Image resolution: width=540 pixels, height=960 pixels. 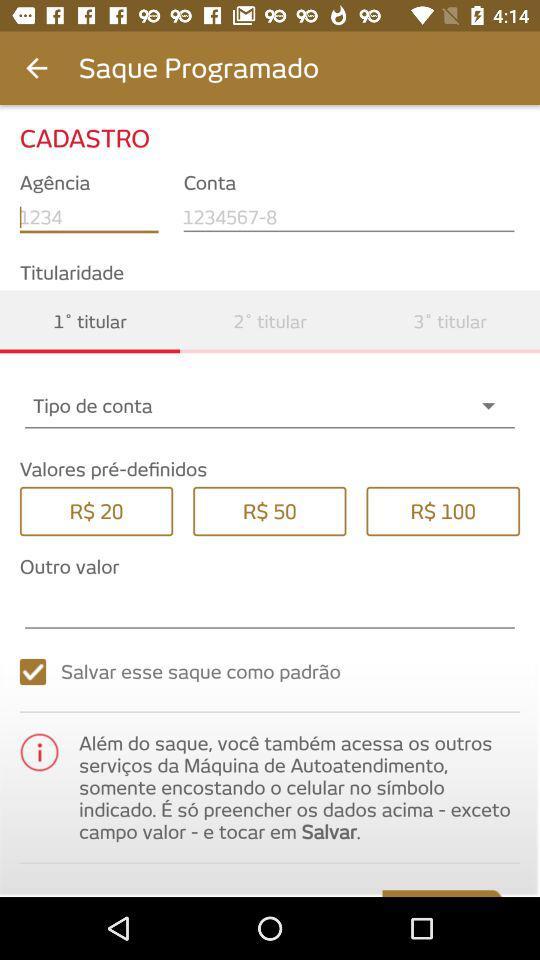 What do you see at coordinates (39, 751) in the screenshot?
I see `the info icon` at bounding box center [39, 751].